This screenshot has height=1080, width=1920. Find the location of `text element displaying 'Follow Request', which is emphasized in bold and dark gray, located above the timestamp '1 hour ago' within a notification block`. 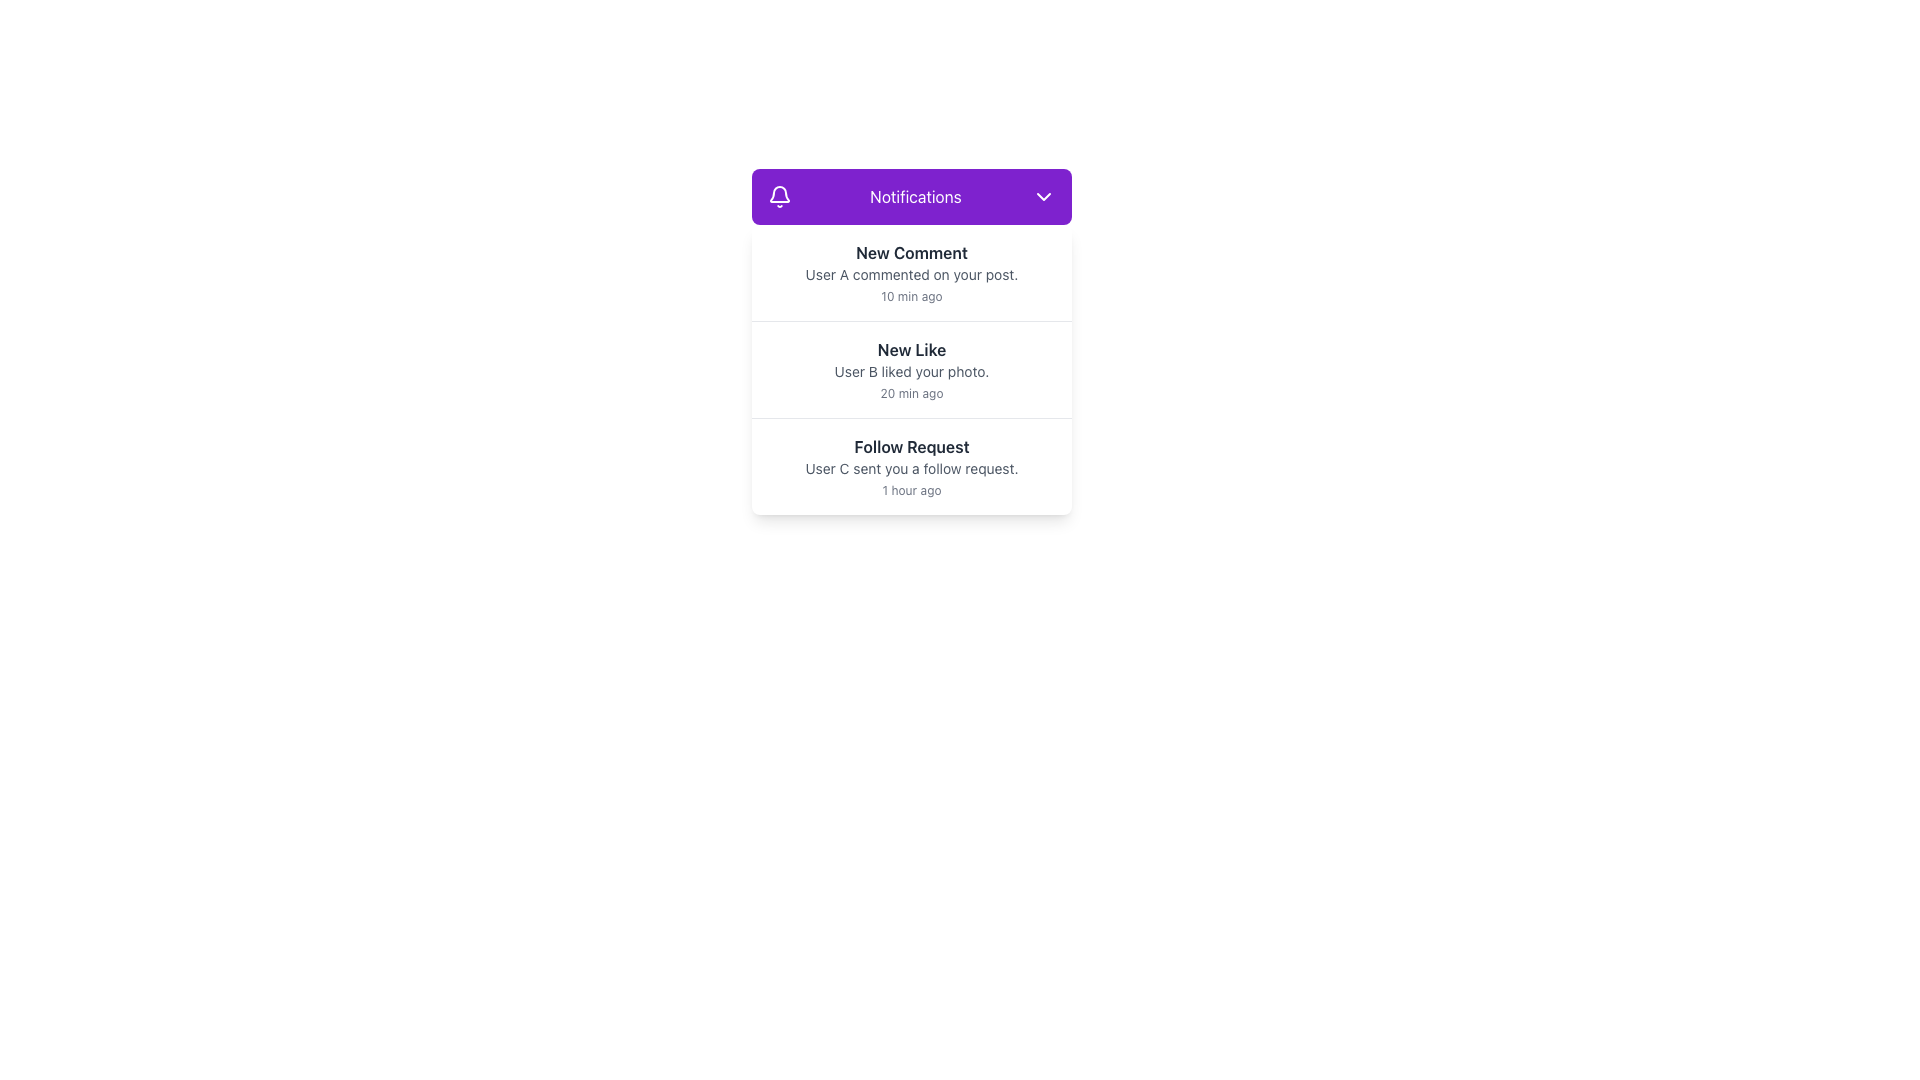

text element displaying 'Follow Request', which is emphasized in bold and dark gray, located above the timestamp '1 hour ago' within a notification block is located at coordinates (911, 446).